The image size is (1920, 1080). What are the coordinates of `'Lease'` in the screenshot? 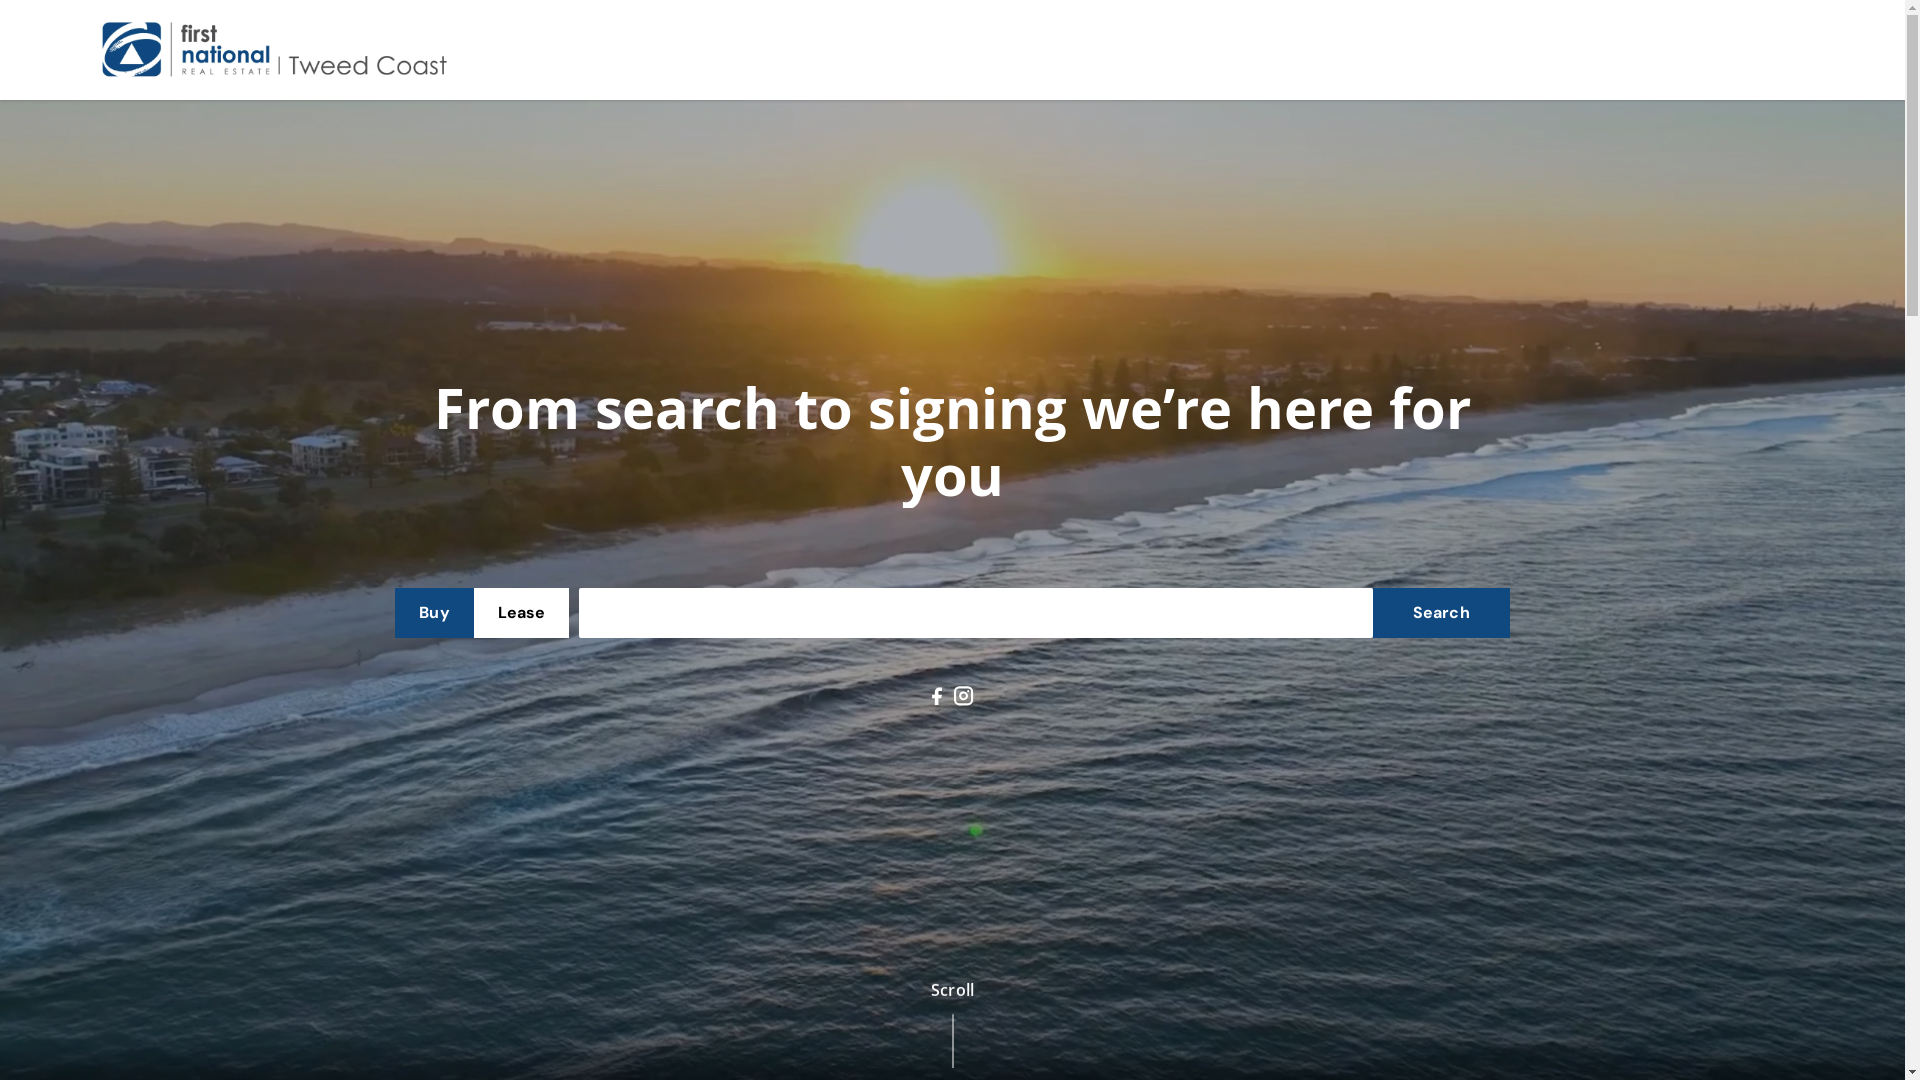 It's located at (521, 612).